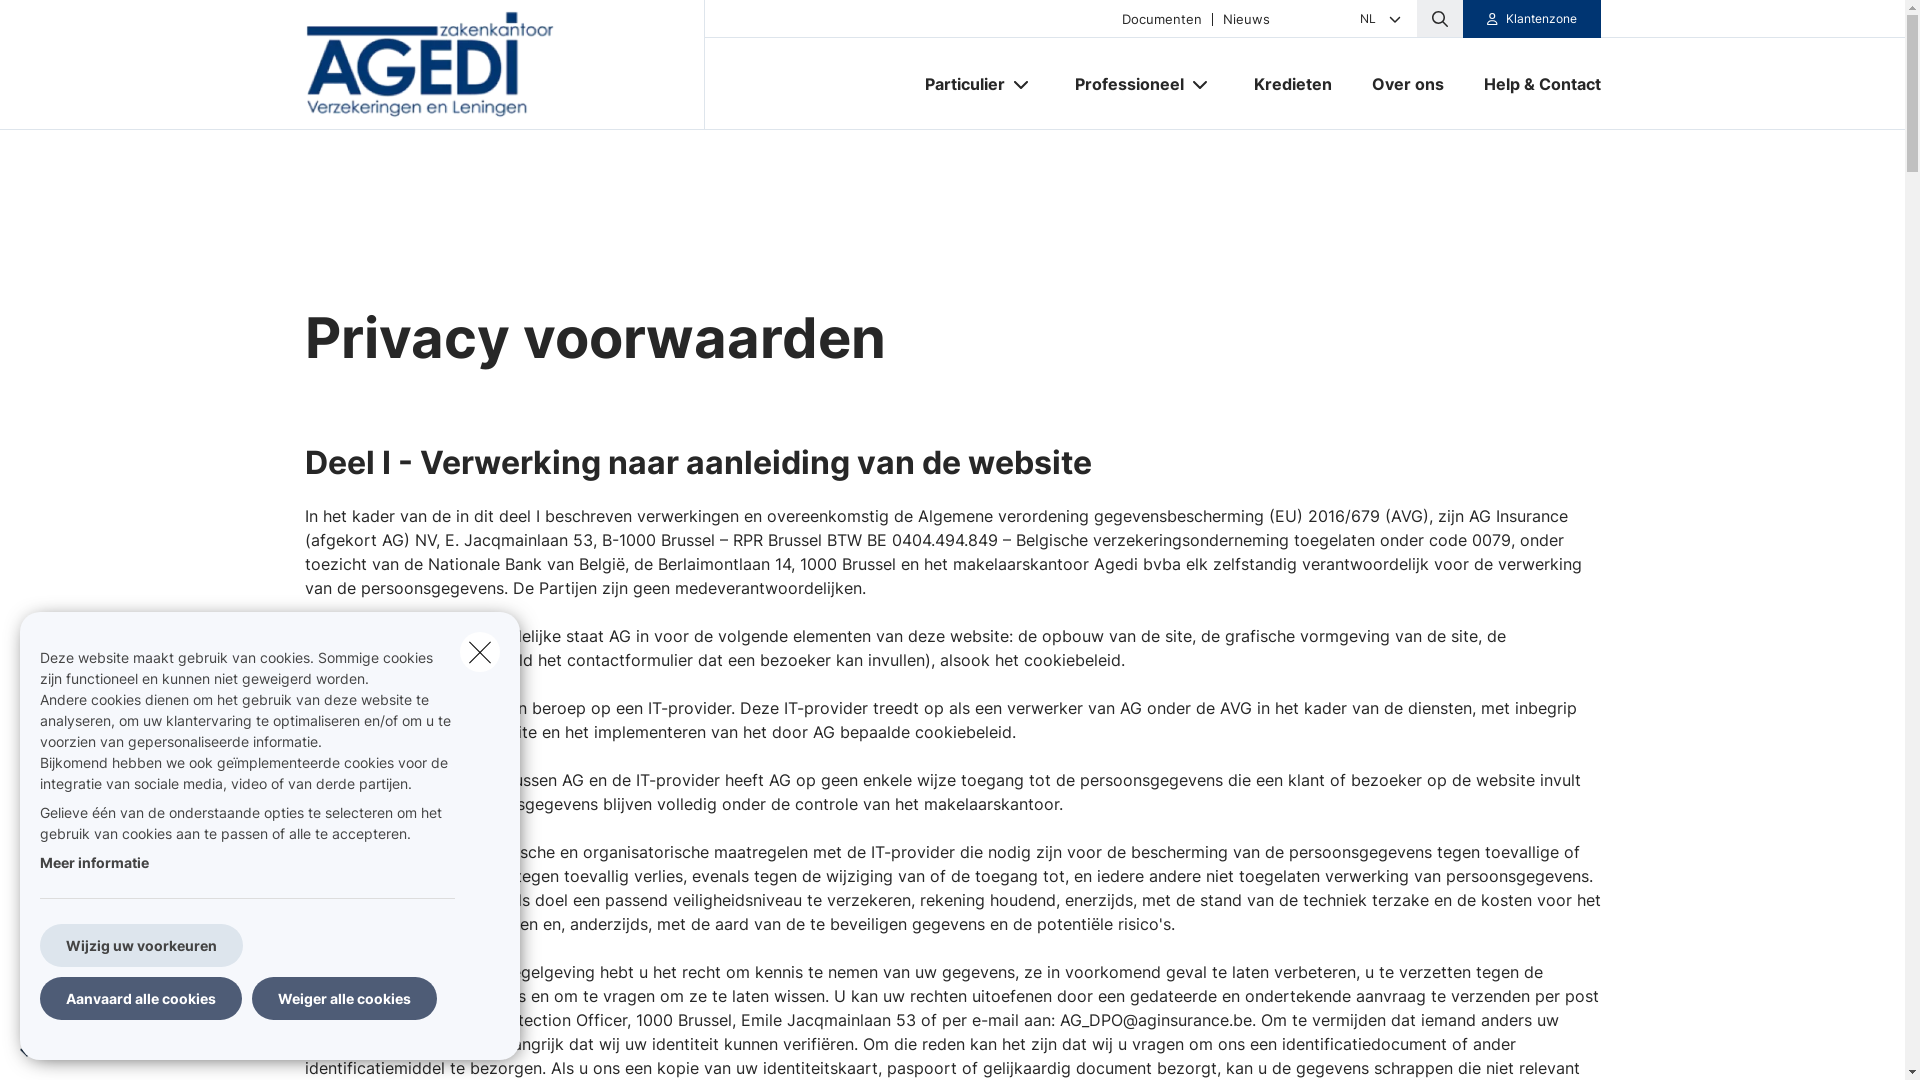 The image size is (1920, 1080). I want to click on 'Nieuws', so click(1245, 18).